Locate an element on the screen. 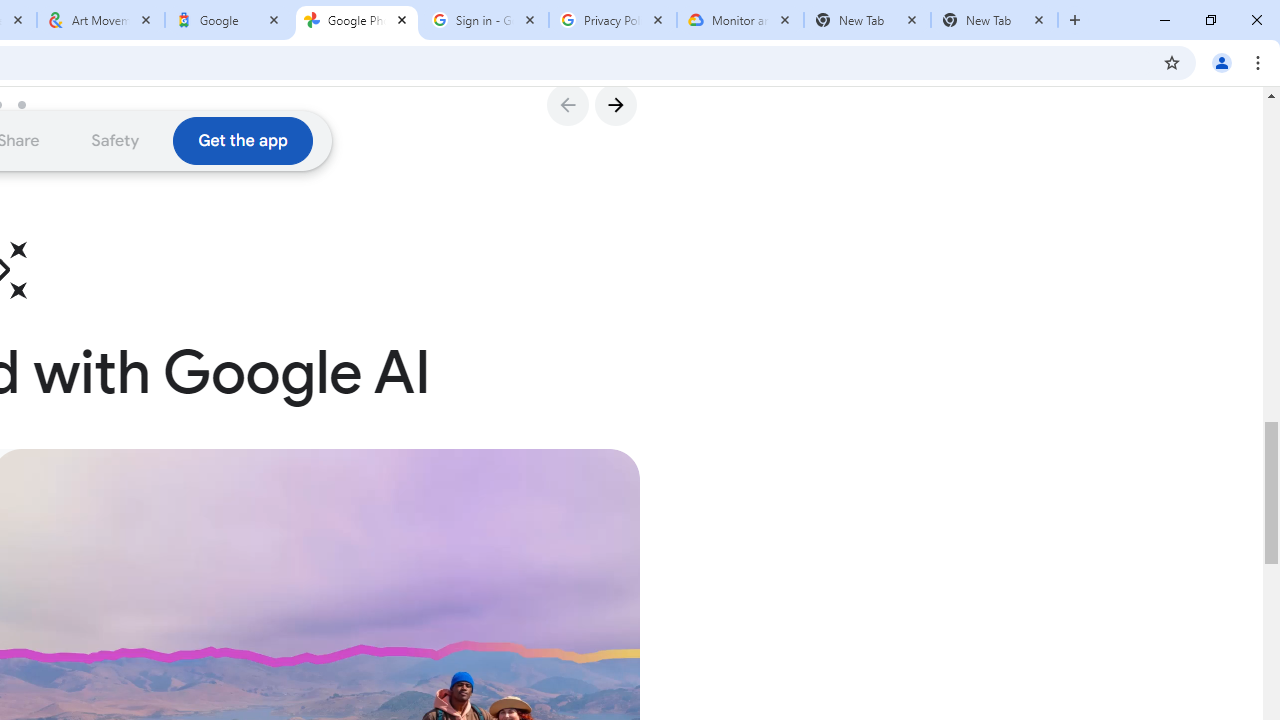 This screenshot has width=1280, height=720. 'Google' is located at coordinates (229, 20).